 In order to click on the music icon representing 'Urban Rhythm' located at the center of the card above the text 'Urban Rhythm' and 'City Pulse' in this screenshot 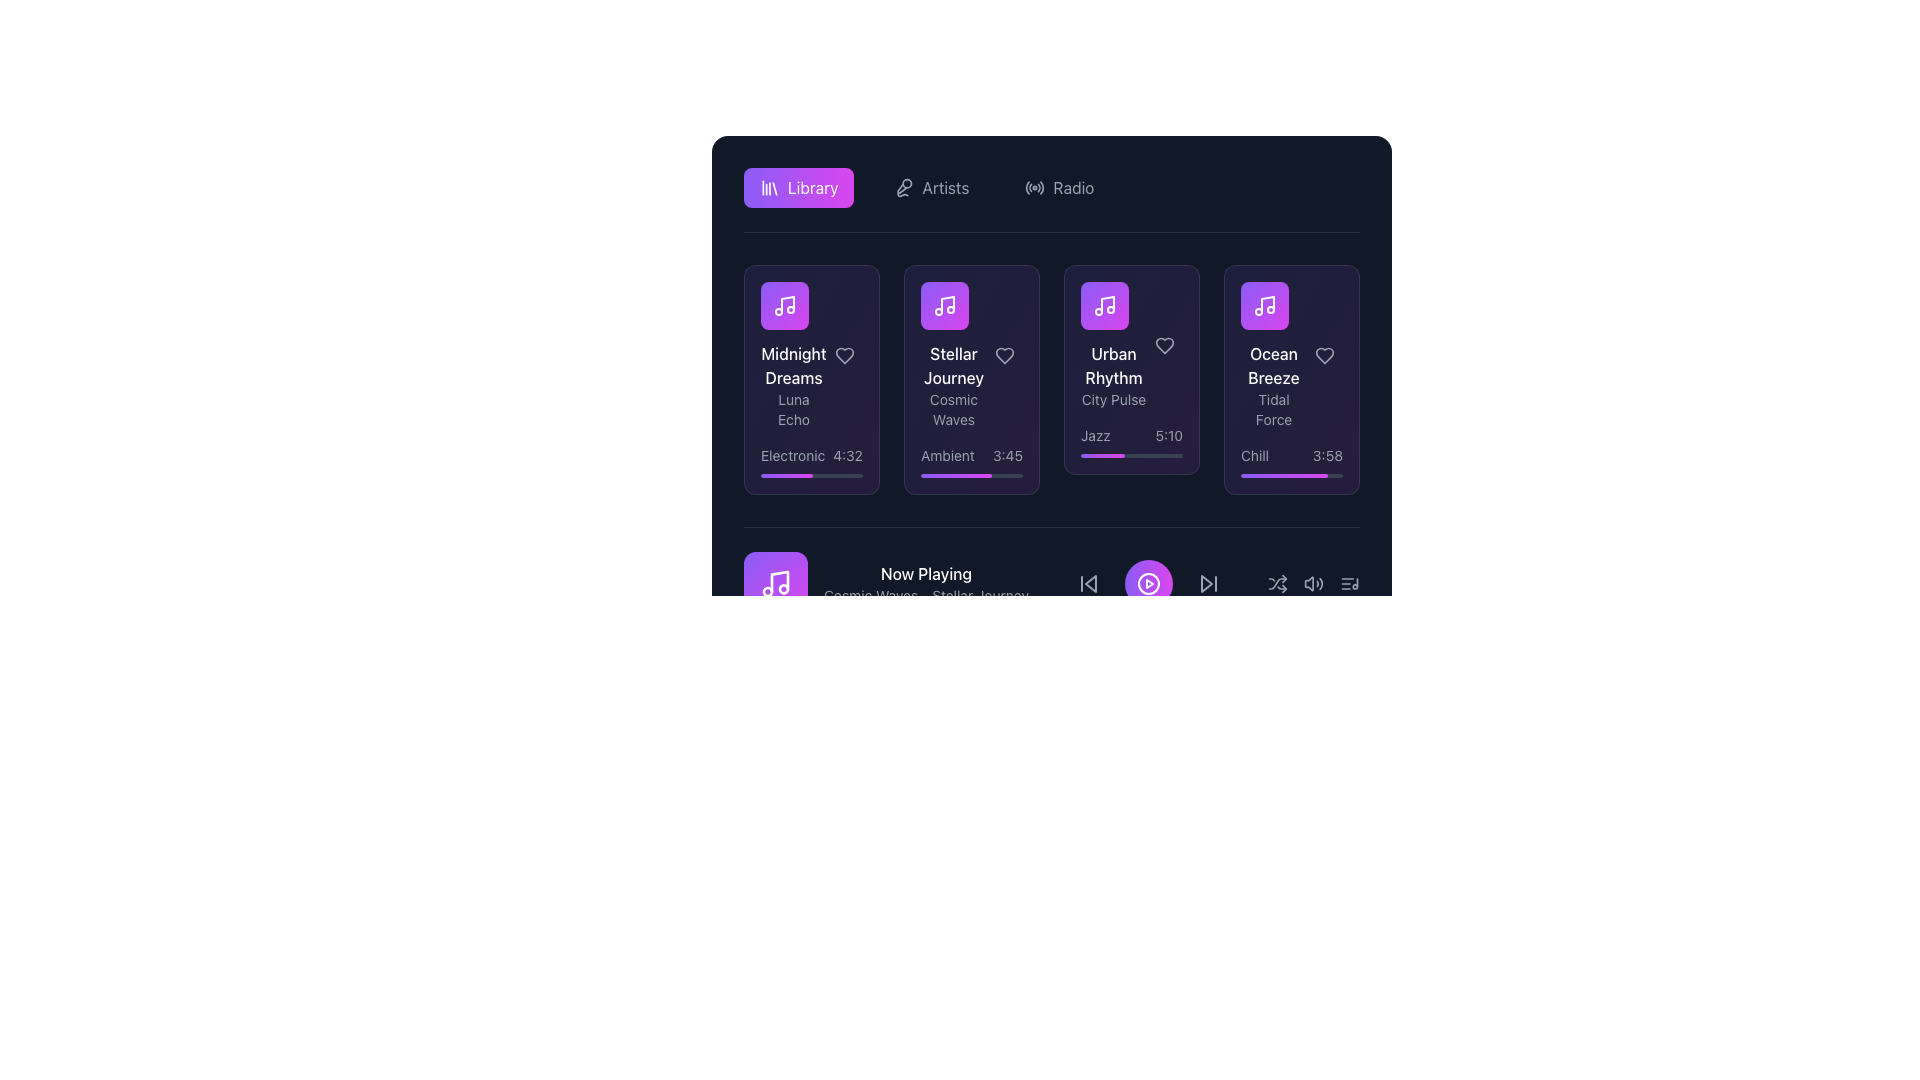, I will do `click(1103, 305)`.